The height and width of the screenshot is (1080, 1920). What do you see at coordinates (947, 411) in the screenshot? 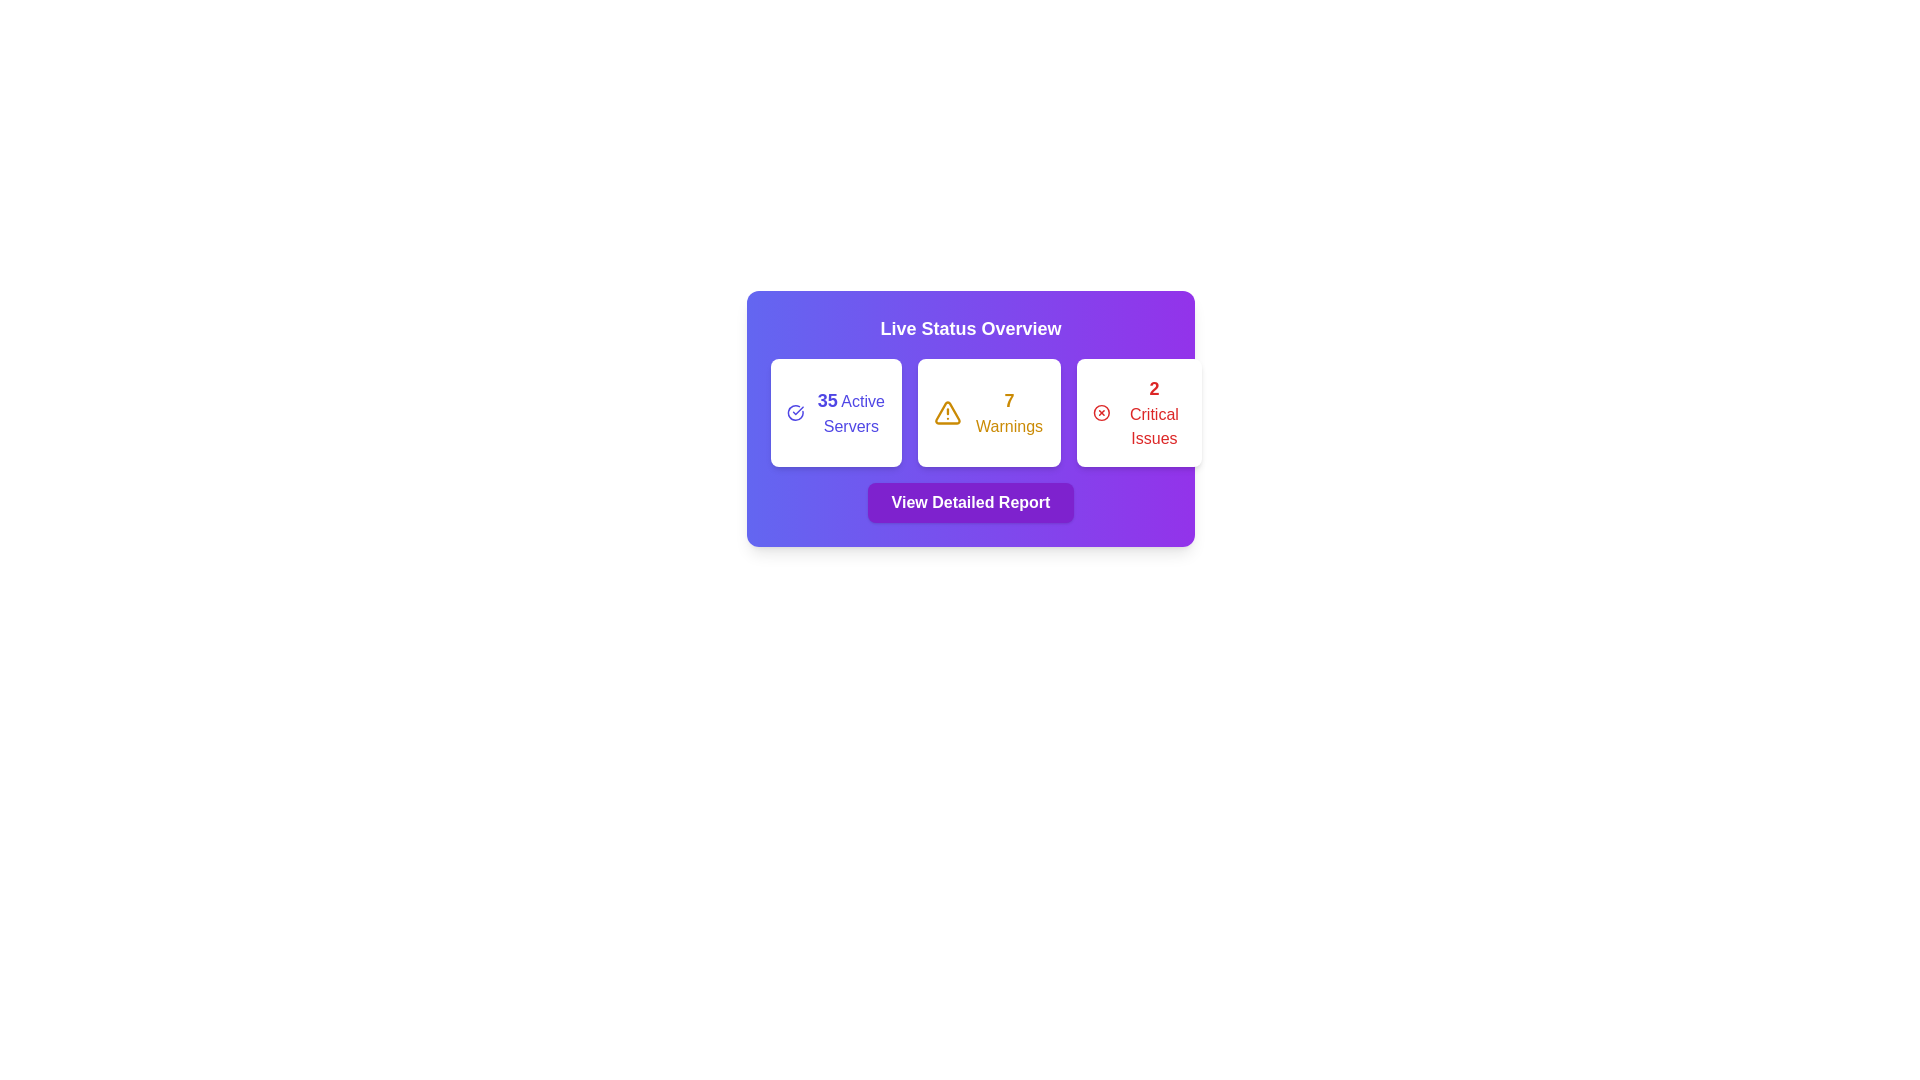
I see `the warning icon that visually emphasizes the '7 Warnings' status, which is located in the second panel from the left in a horizontal row of three panels` at bounding box center [947, 411].